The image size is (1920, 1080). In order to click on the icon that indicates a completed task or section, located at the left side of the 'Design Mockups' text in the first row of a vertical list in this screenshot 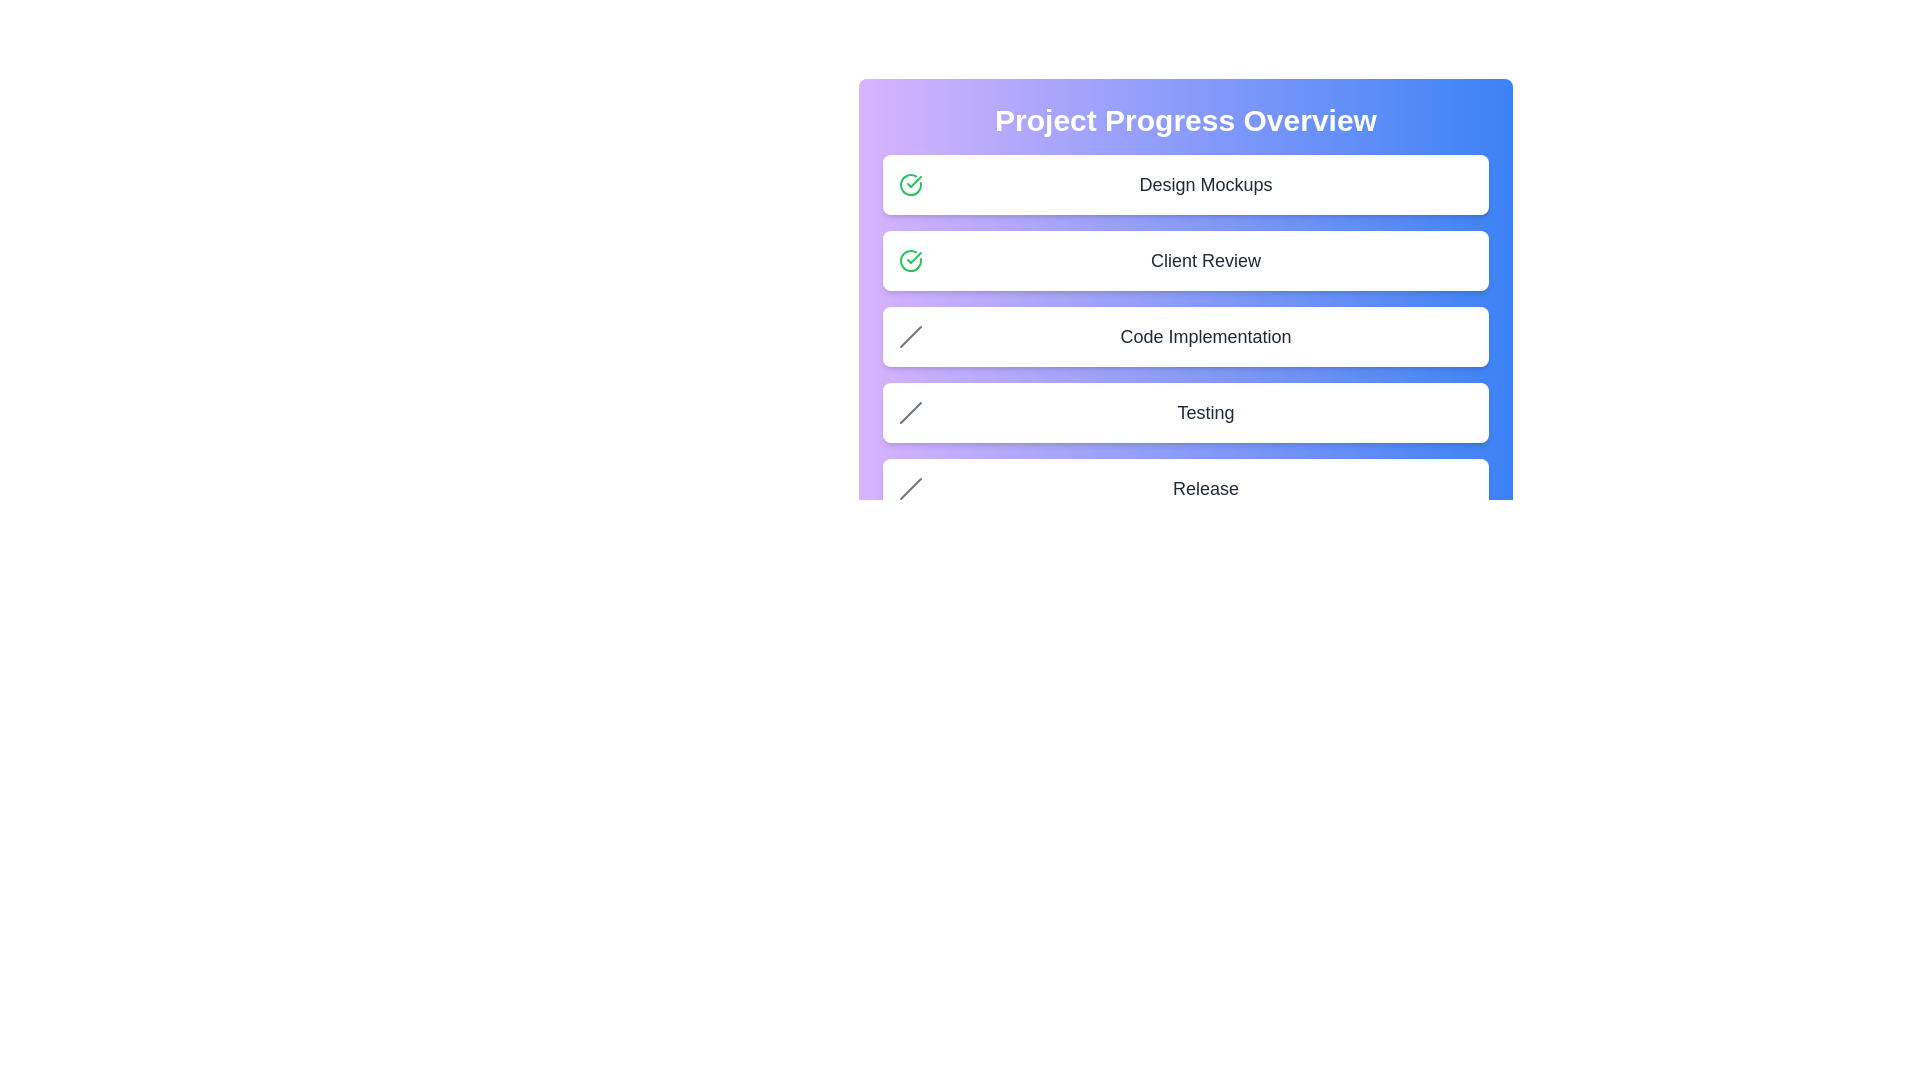, I will do `click(910, 185)`.